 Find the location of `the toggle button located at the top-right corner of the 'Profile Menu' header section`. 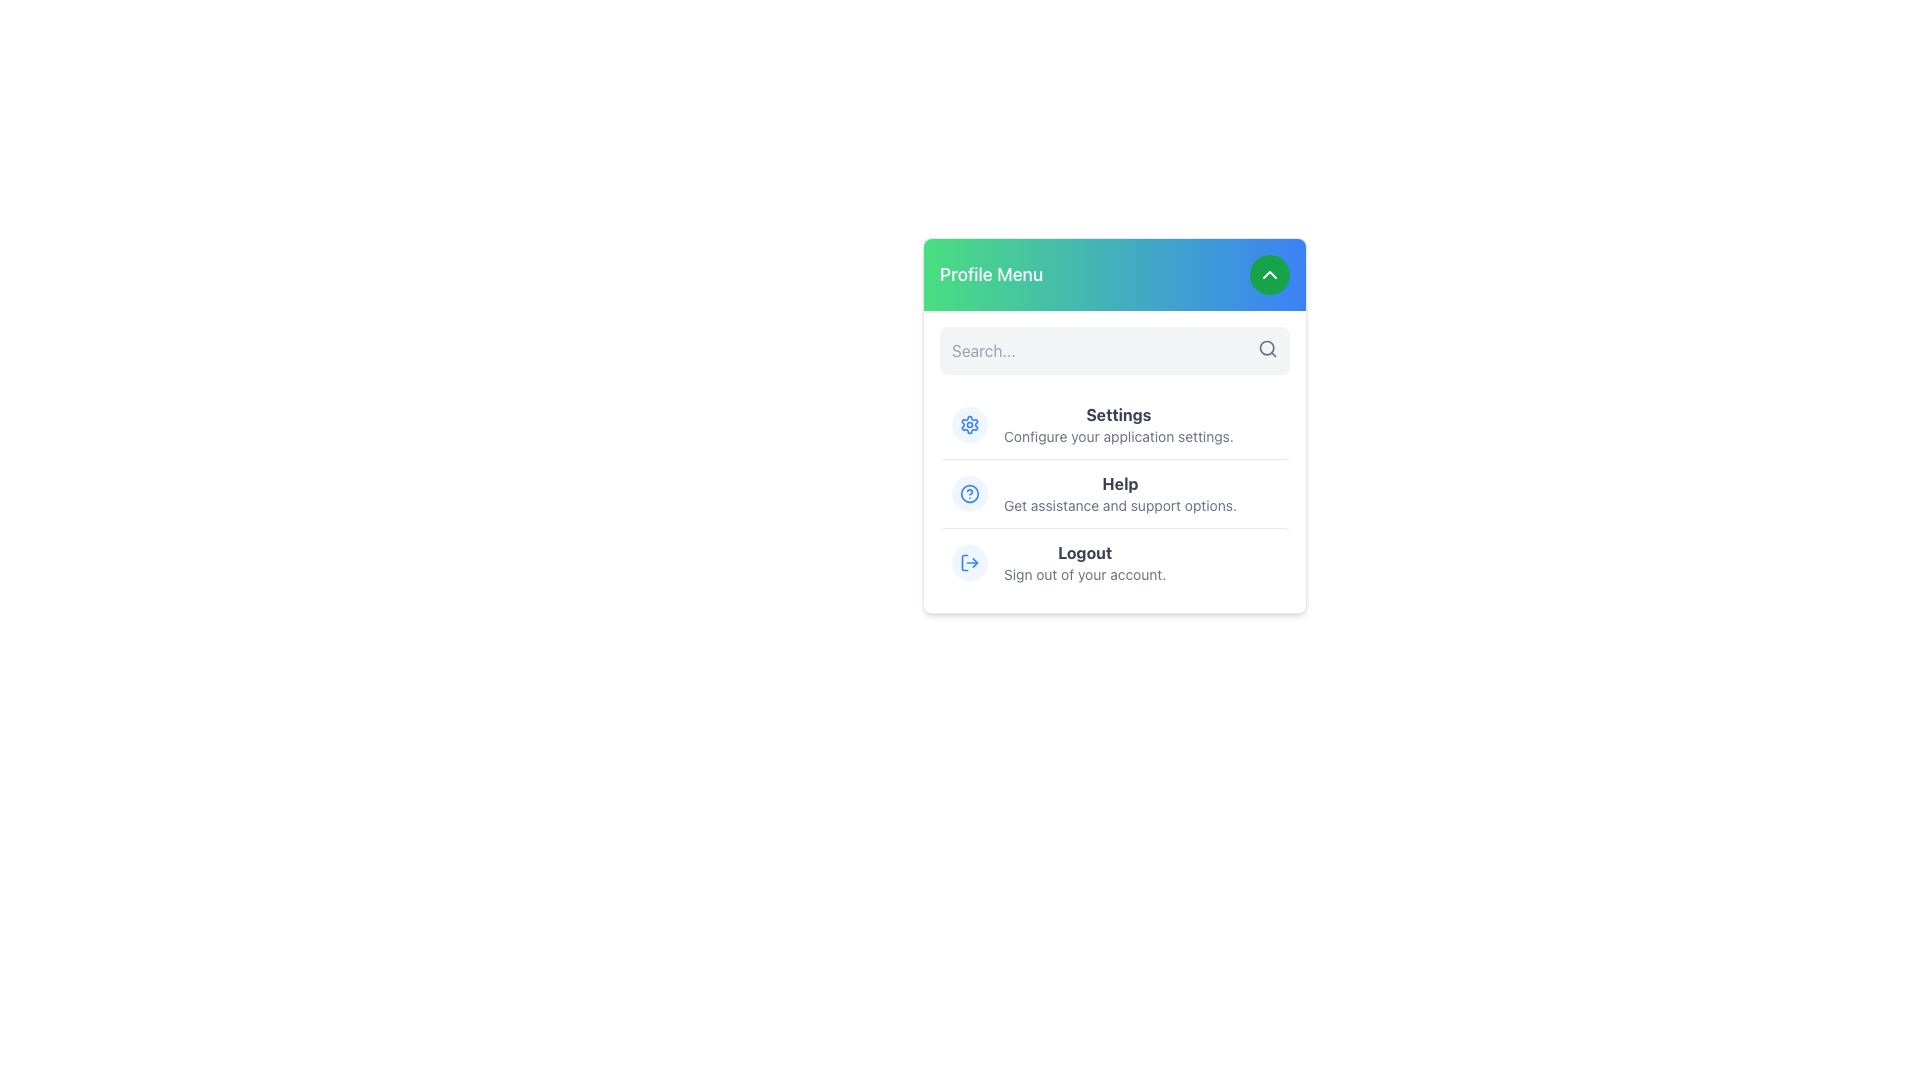

the toggle button located at the top-right corner of the 'Profile Menu' header section is located at coordinates (1269, 274).